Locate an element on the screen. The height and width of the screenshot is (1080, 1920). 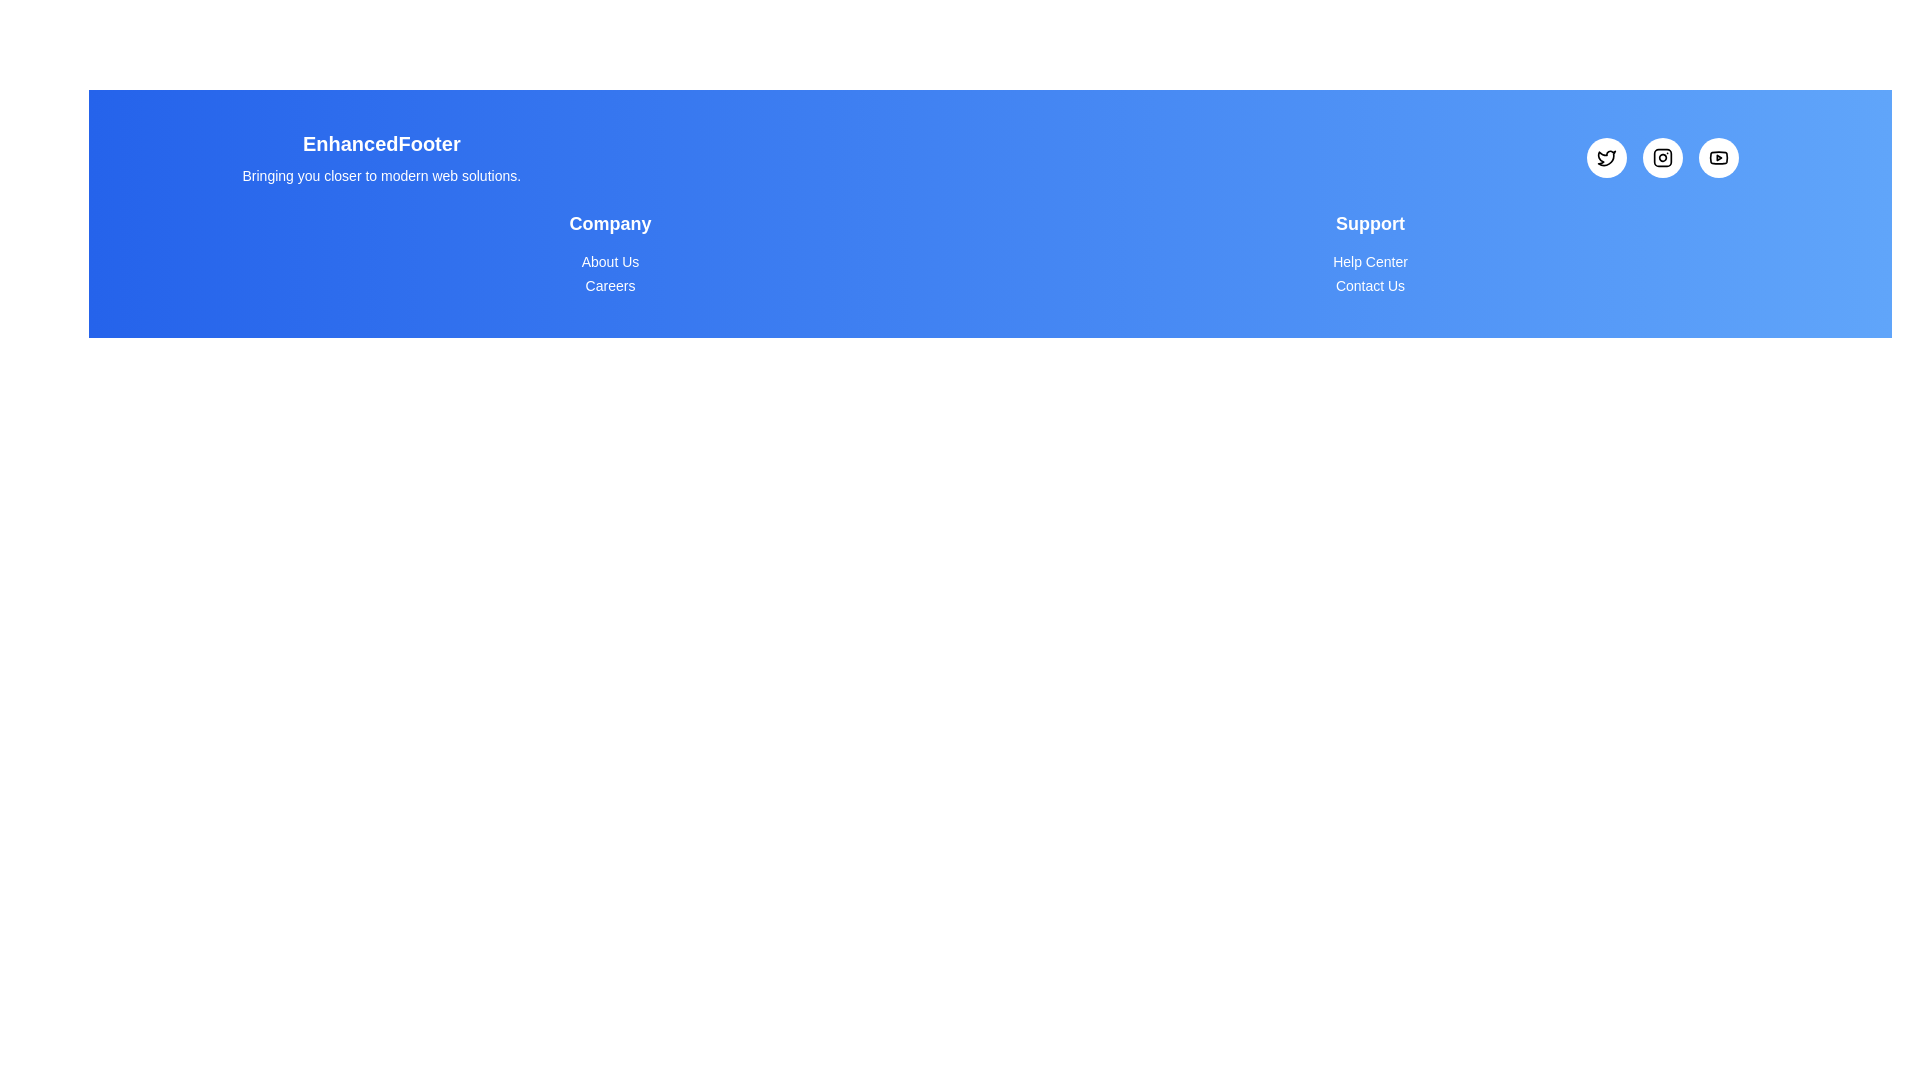
the 'Contact Us' hyperlink element located in the lower-right section of the interface under the 'Support' section is located at coordinates (1369, 285).